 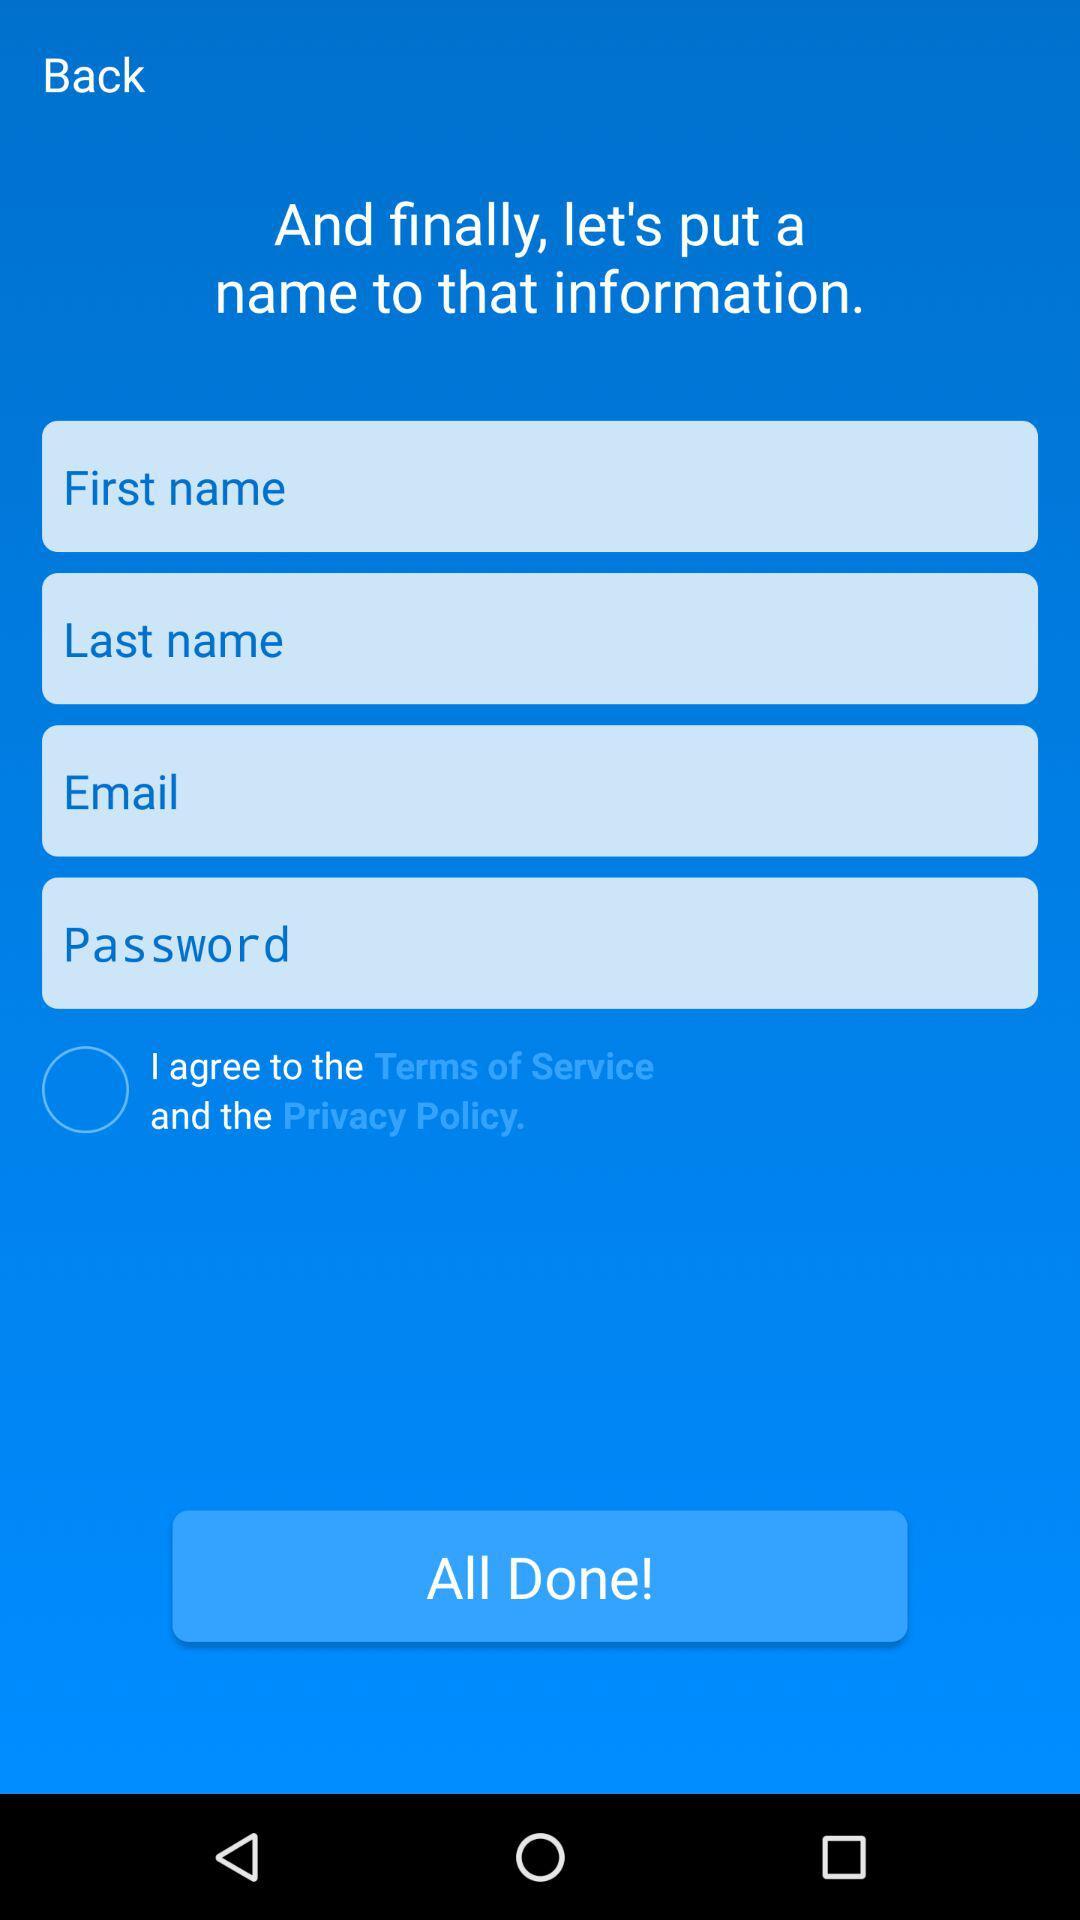 I want to click on password, so click(x=540, y=942).